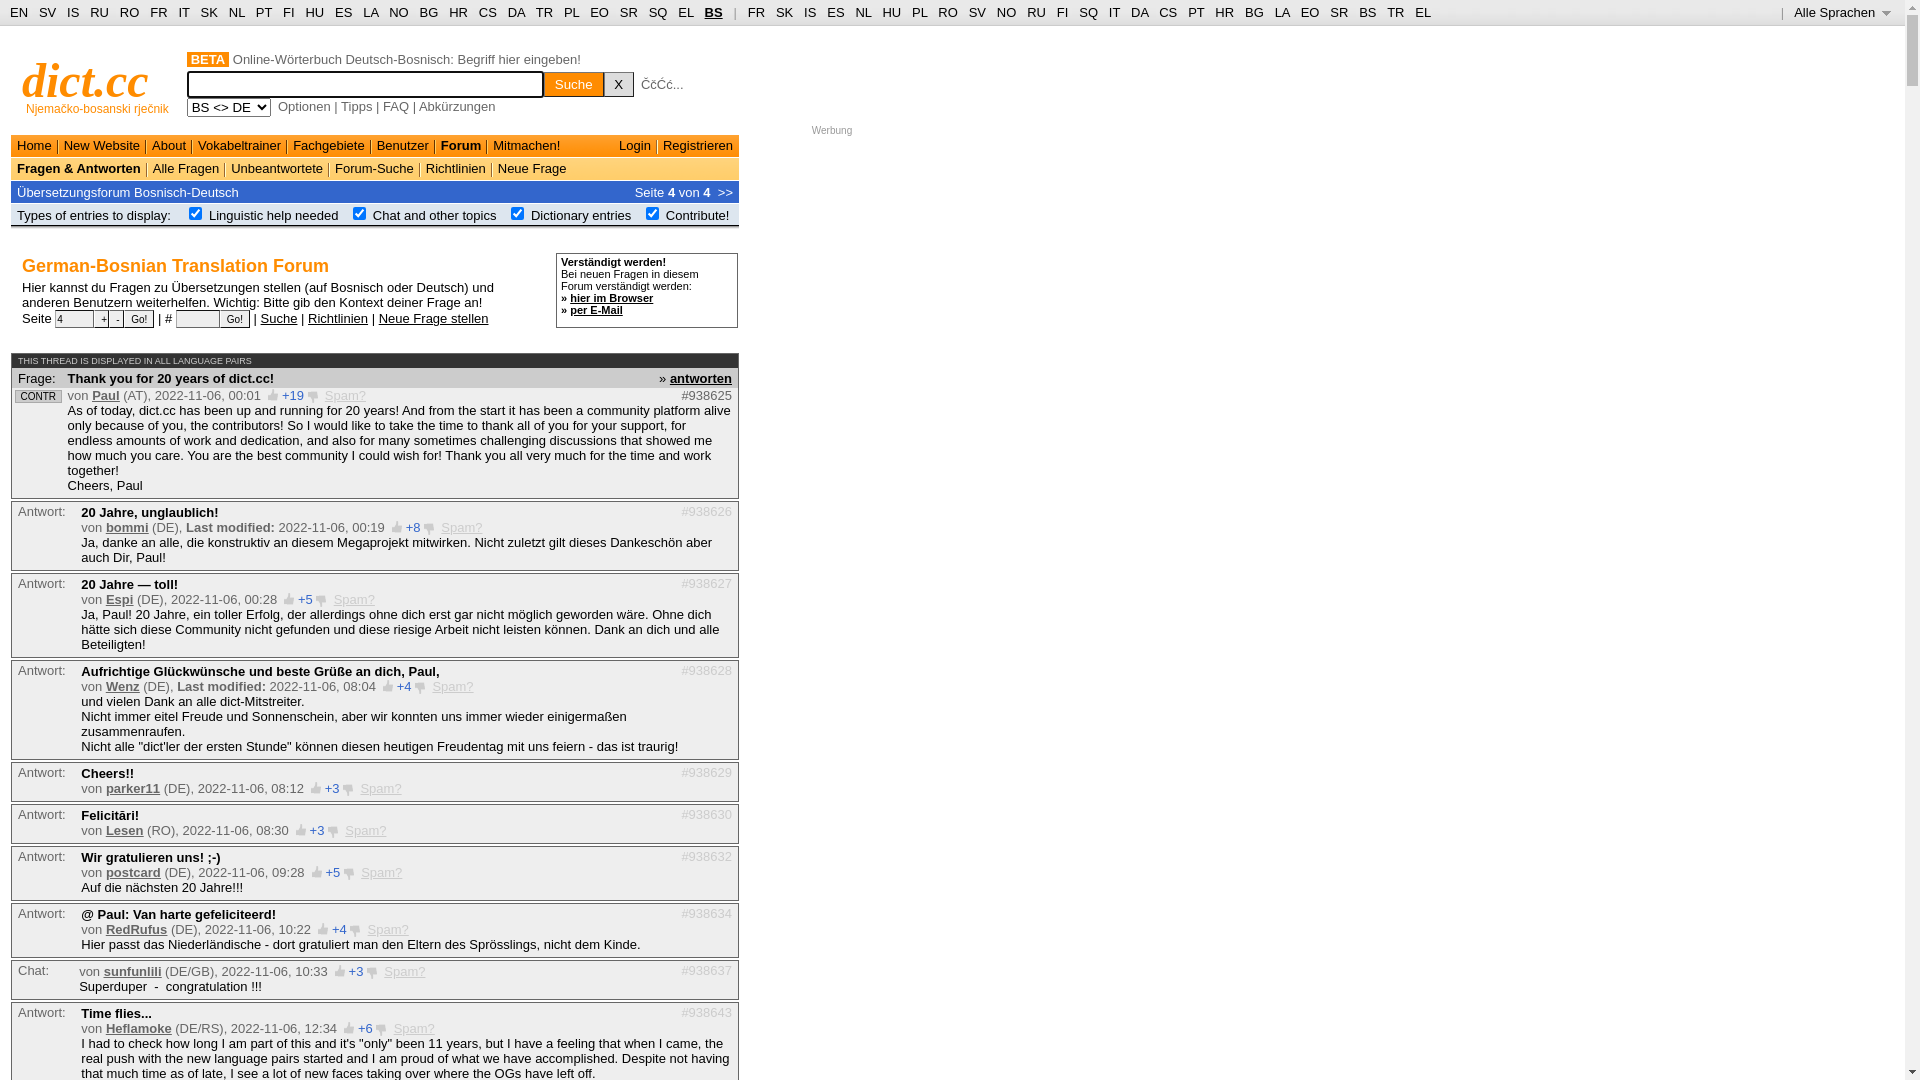  I want to click on 'BG', so click(1253, 12).